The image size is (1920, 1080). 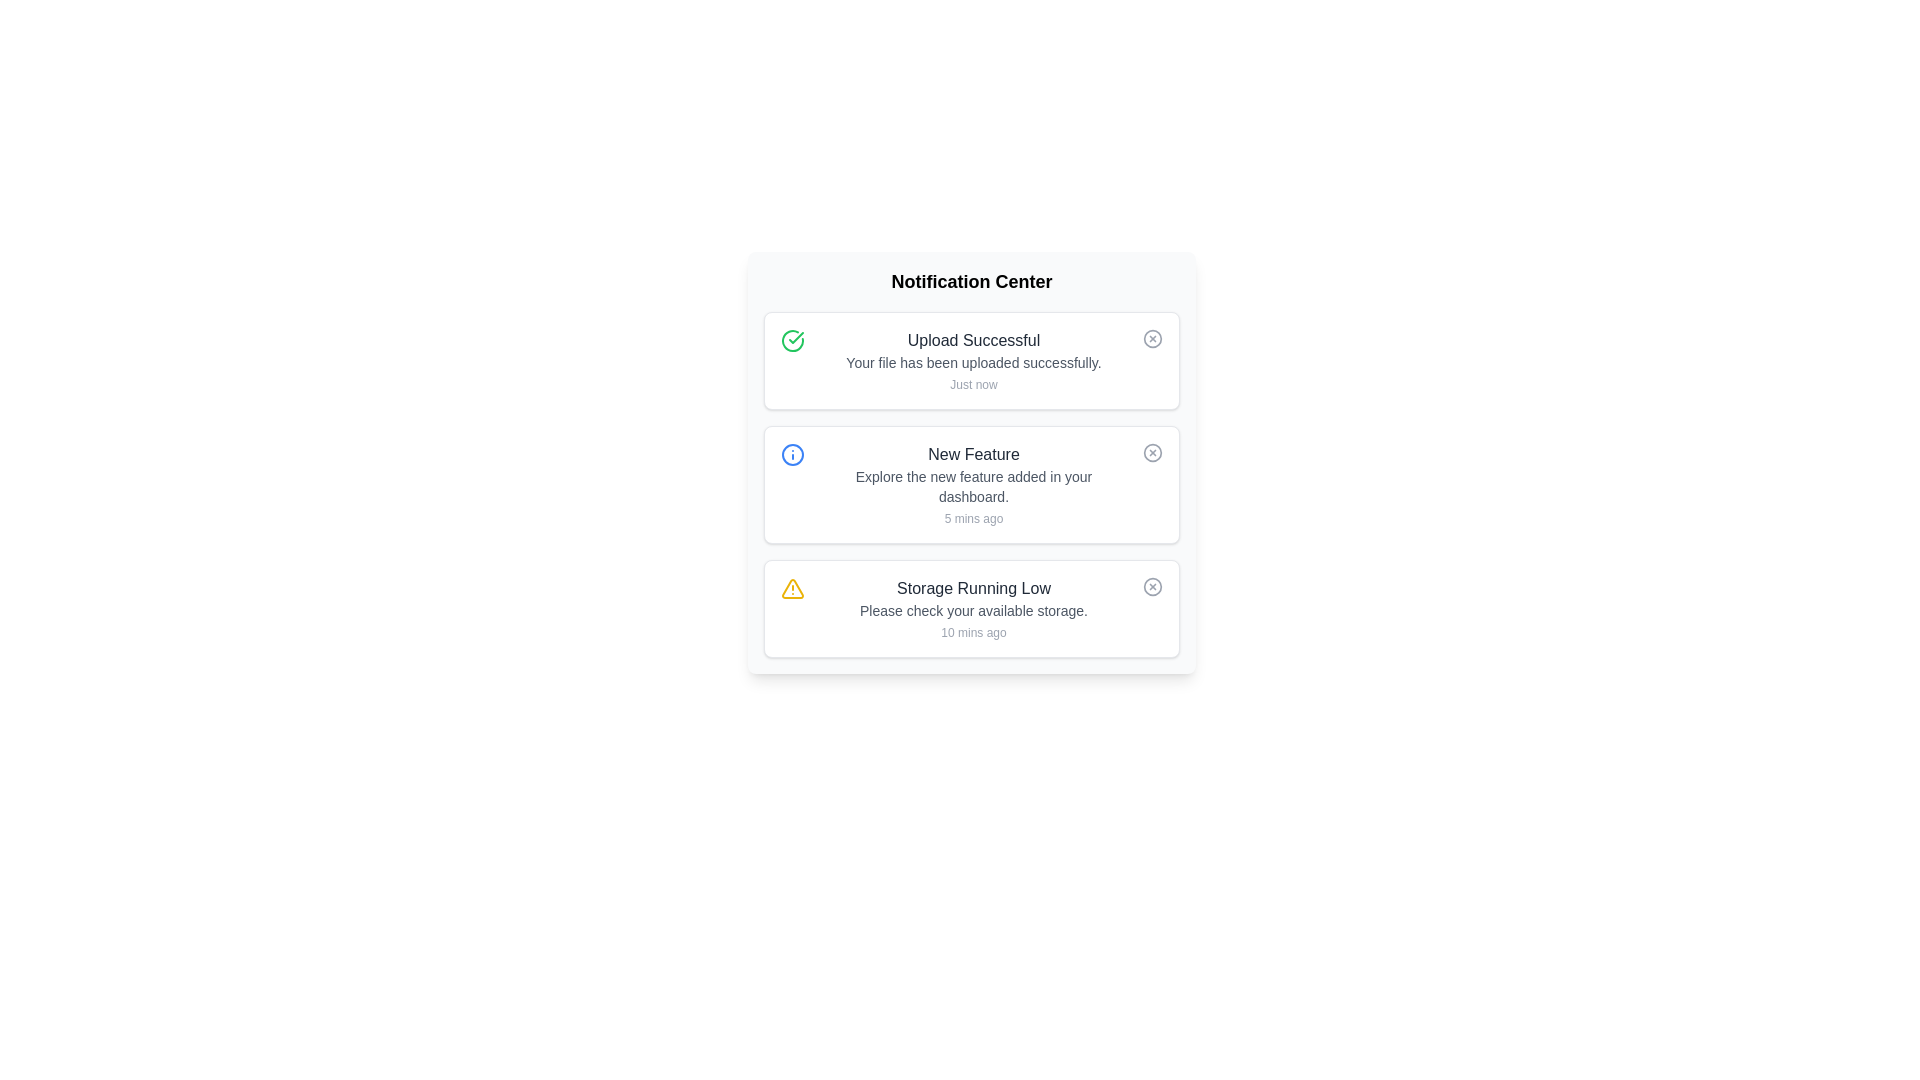 I want to click on text from the Notification Card that confirms a file has been successfully uploaded, which is the first item in the notification center list, so click(x=971, y=361).